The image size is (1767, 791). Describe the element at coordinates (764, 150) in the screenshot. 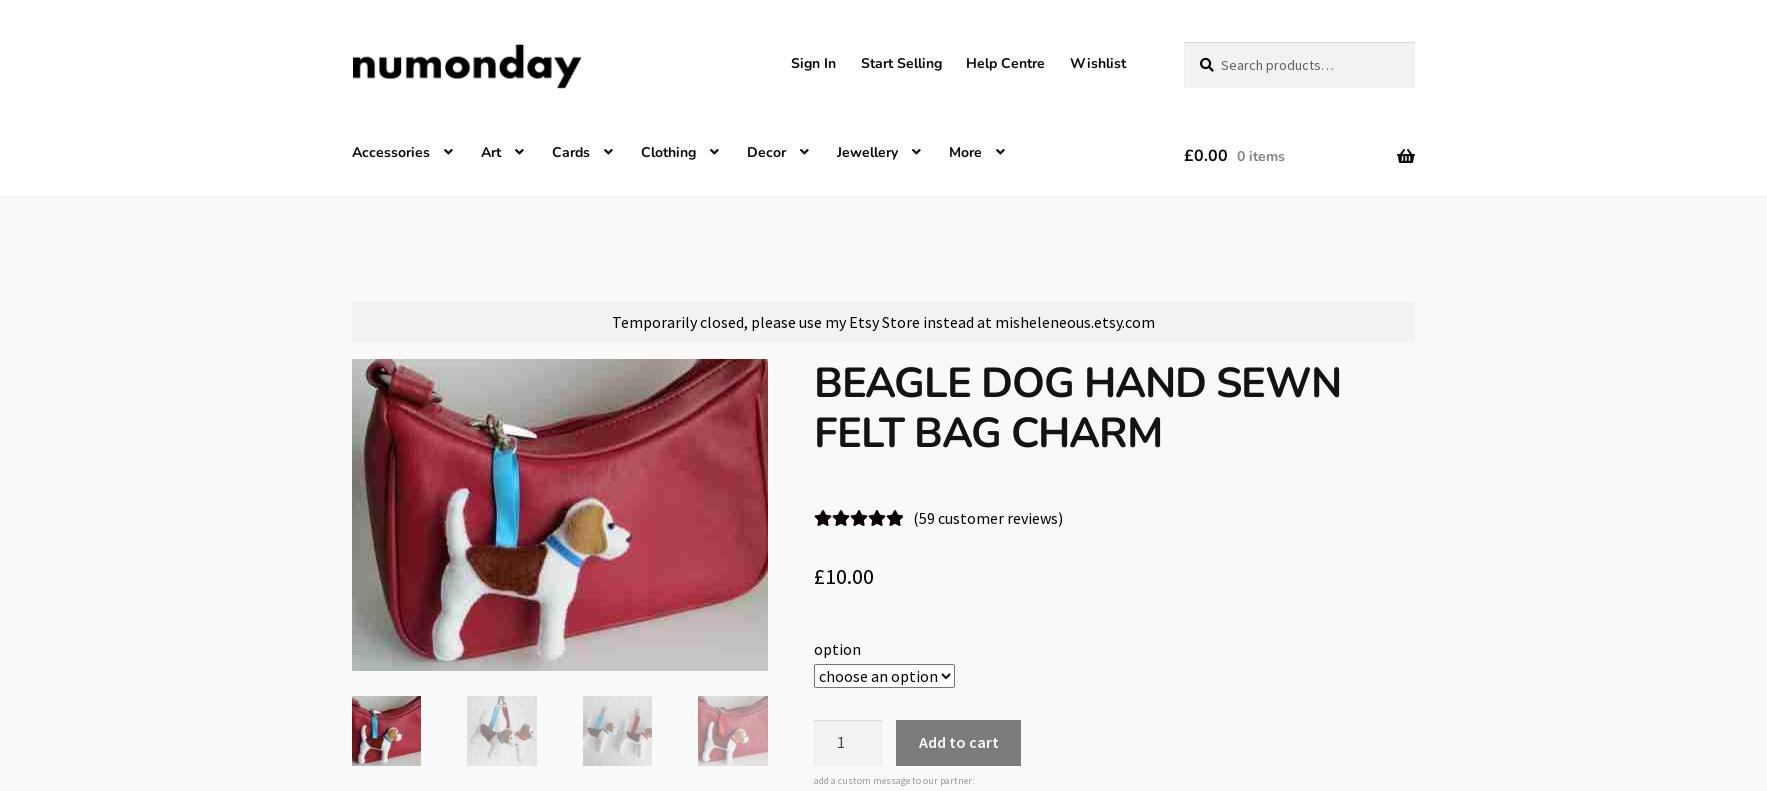

I see `'Decor'` at that location.